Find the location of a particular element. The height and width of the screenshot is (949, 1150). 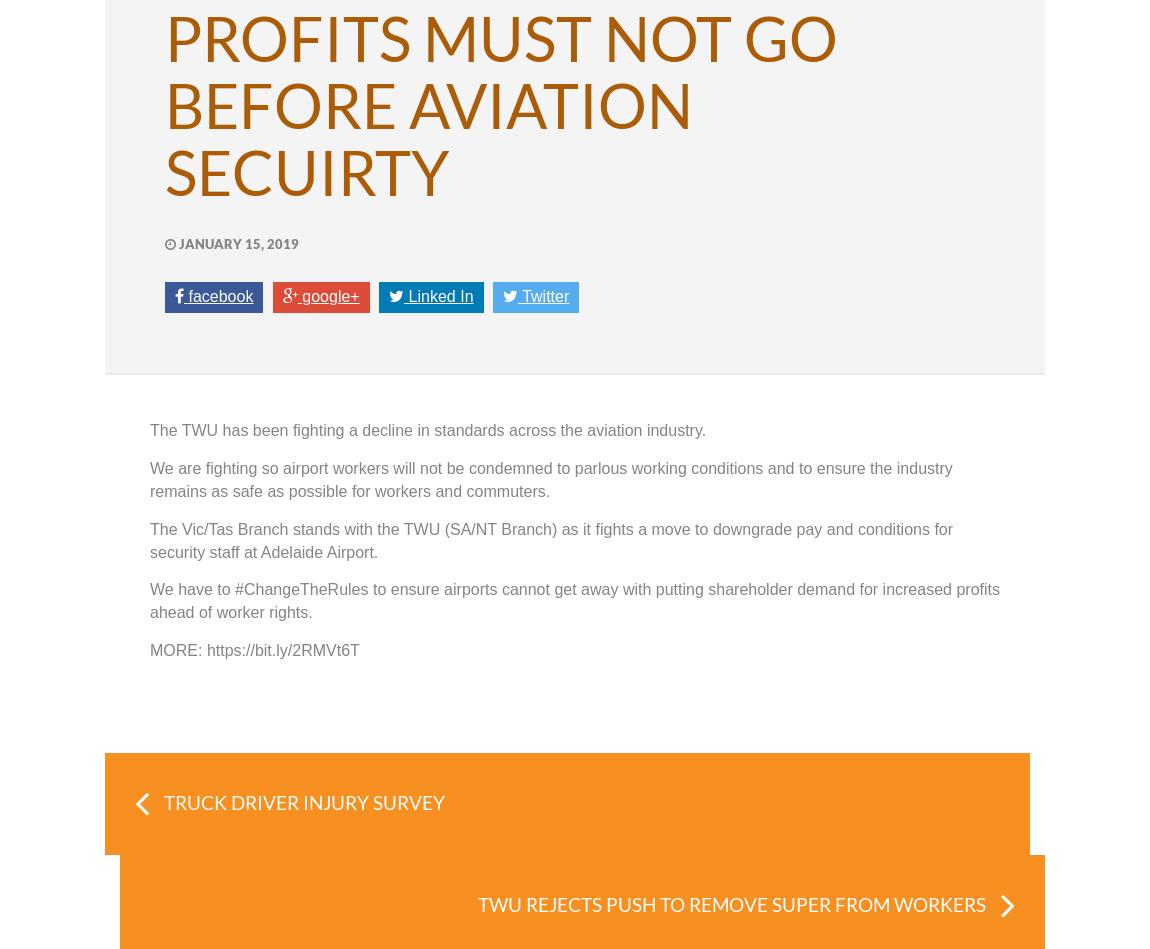

'TWU REJECTS PUSH TO REMOVE SUPER FROM WORKERS' is located at coordinates (730, 903).